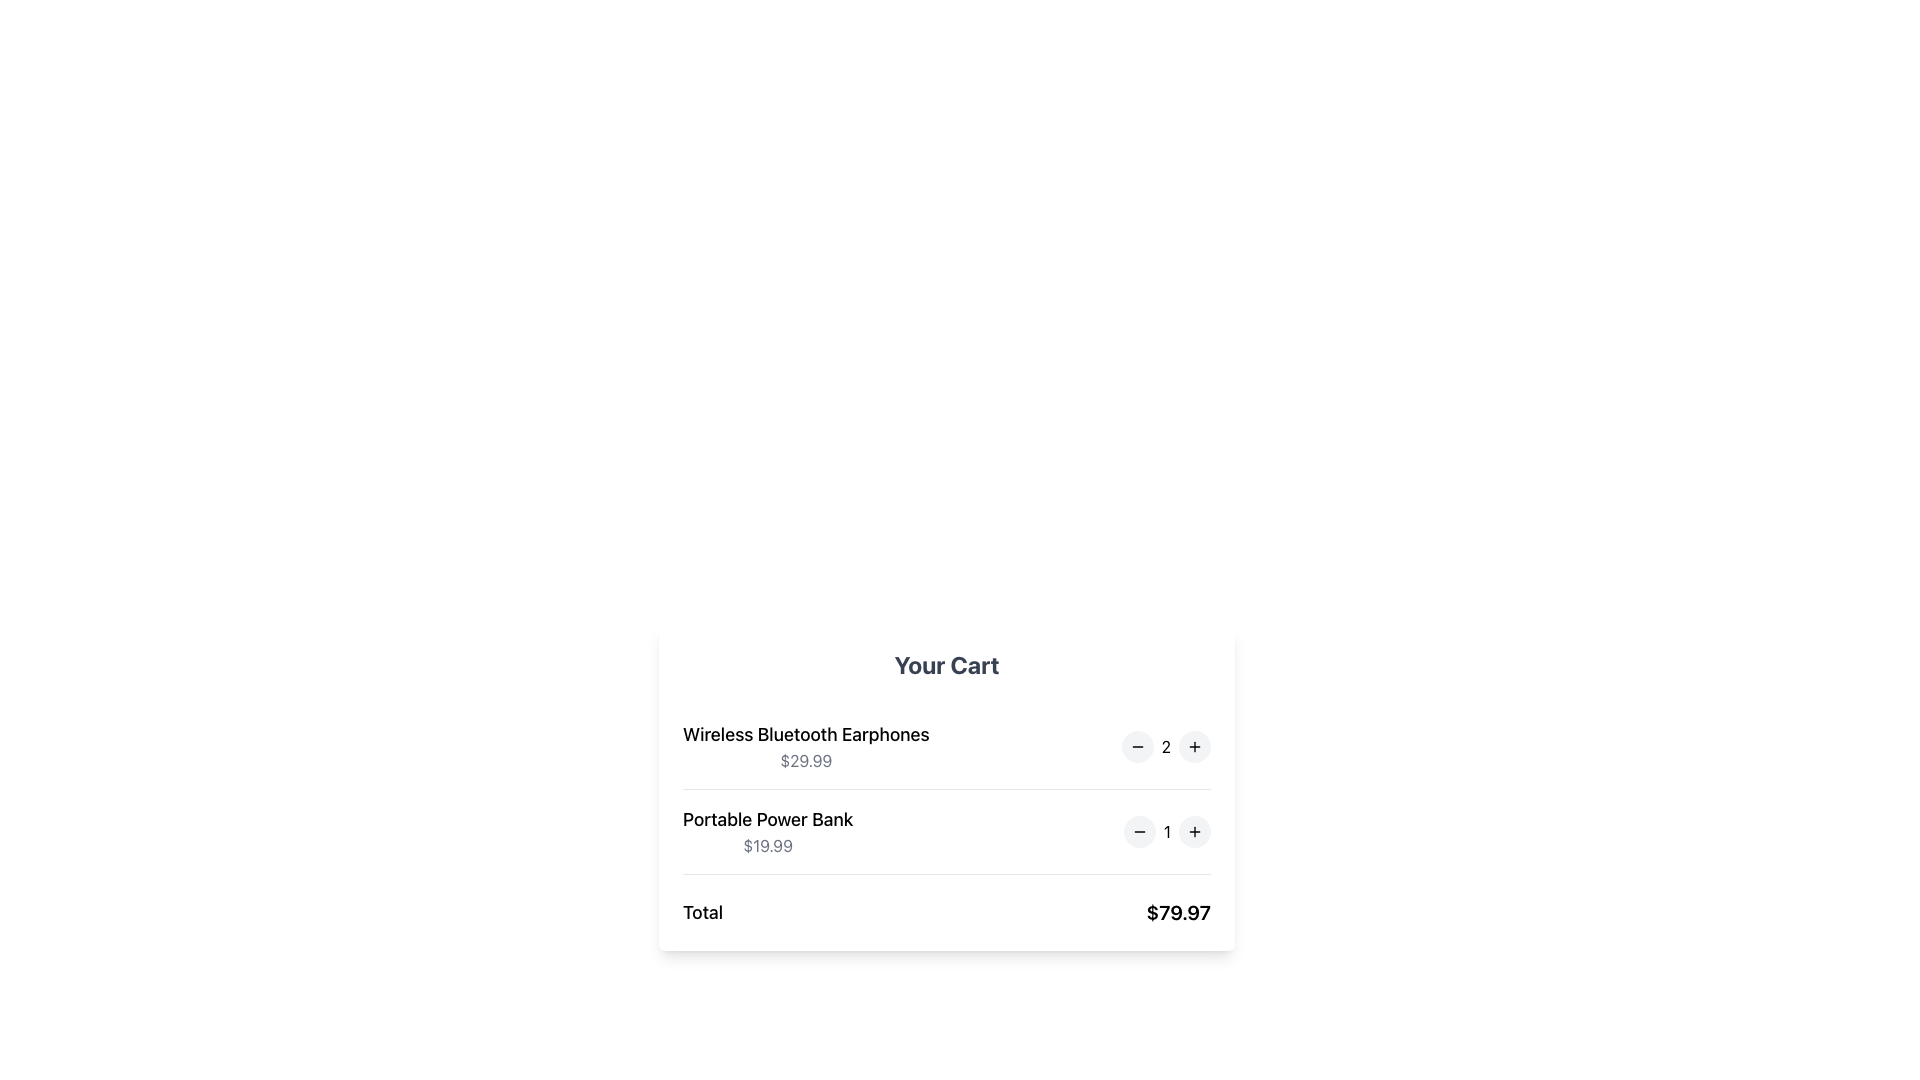 This screenshot has width=1920, height=1080. Describe the element at coordinates (1166, 747) in the screenshot. I see `the static text displaying the current quantity of the 'Wireless Bluetooth Earphones' in the cart, located between the 'minus' and 'plus' buttons` at that location.